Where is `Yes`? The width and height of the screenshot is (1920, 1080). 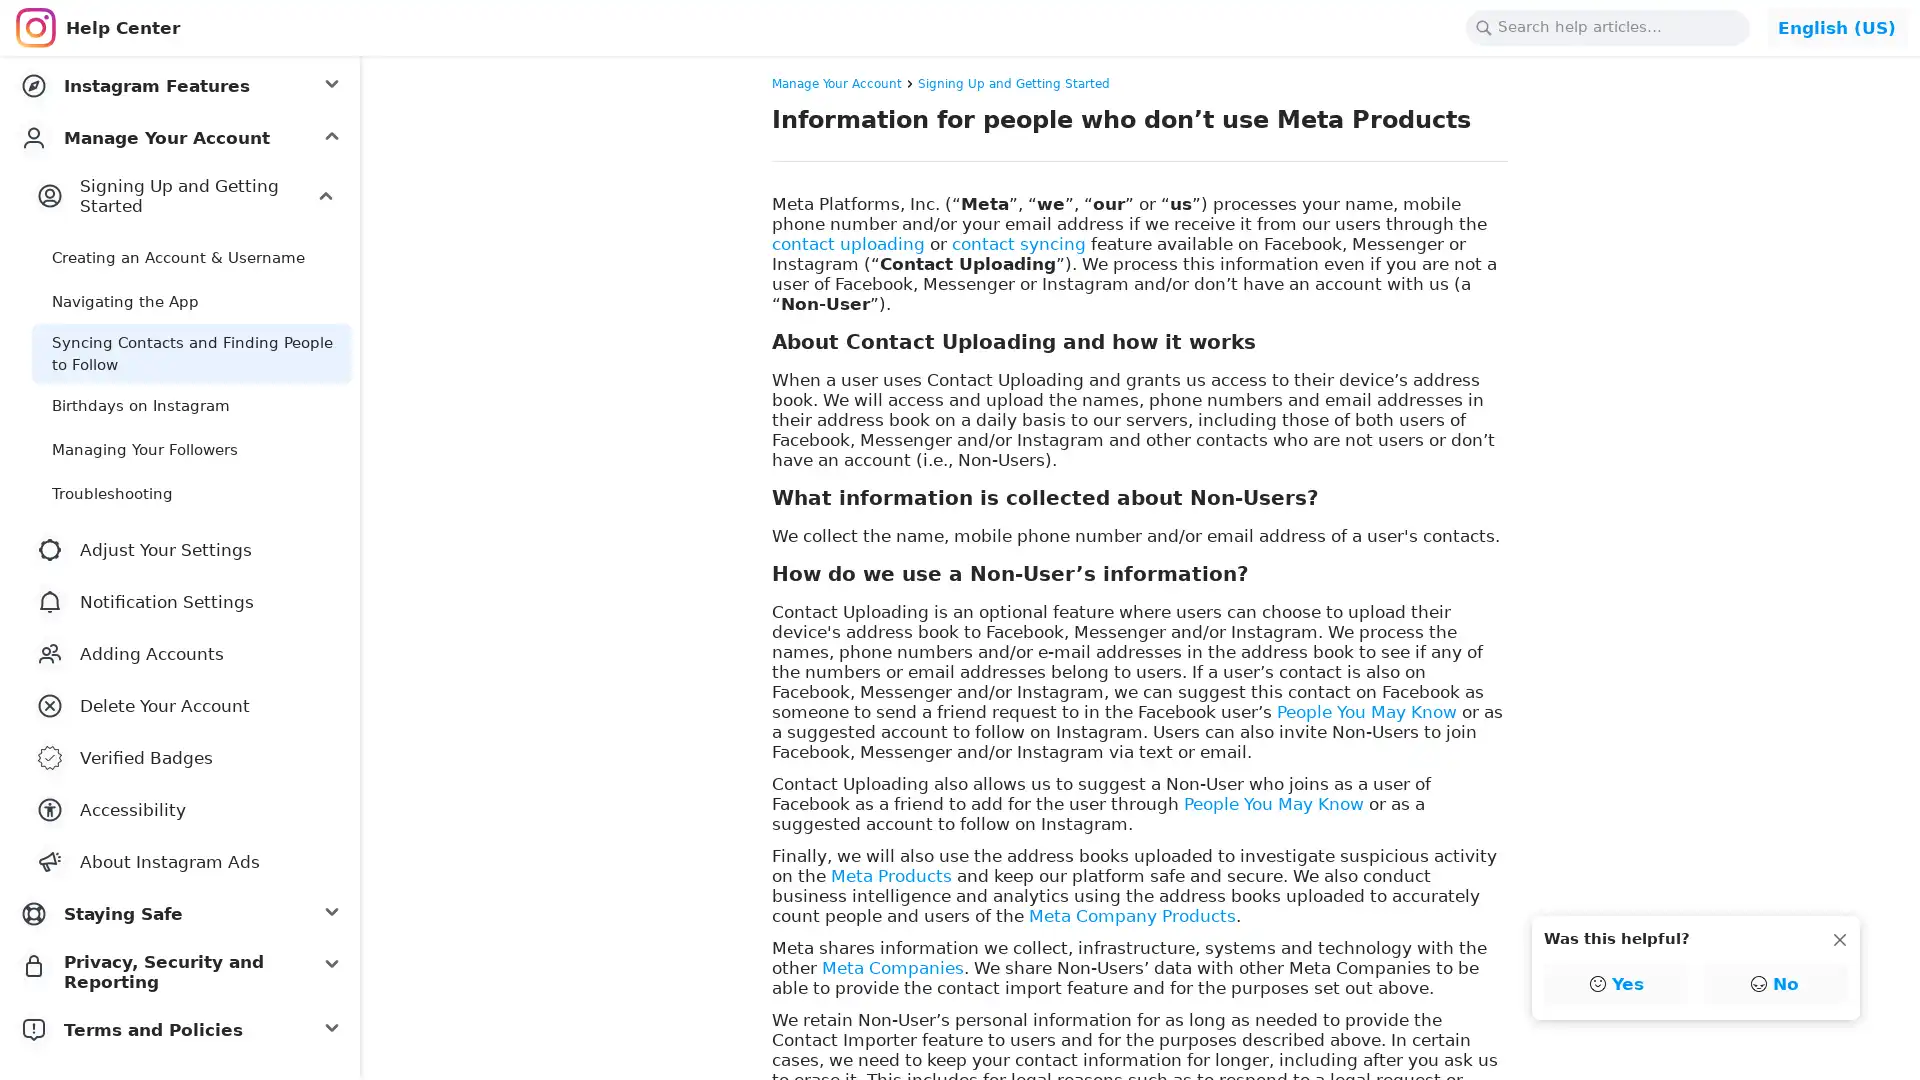 Yes is located at coordinates (1617, 982).